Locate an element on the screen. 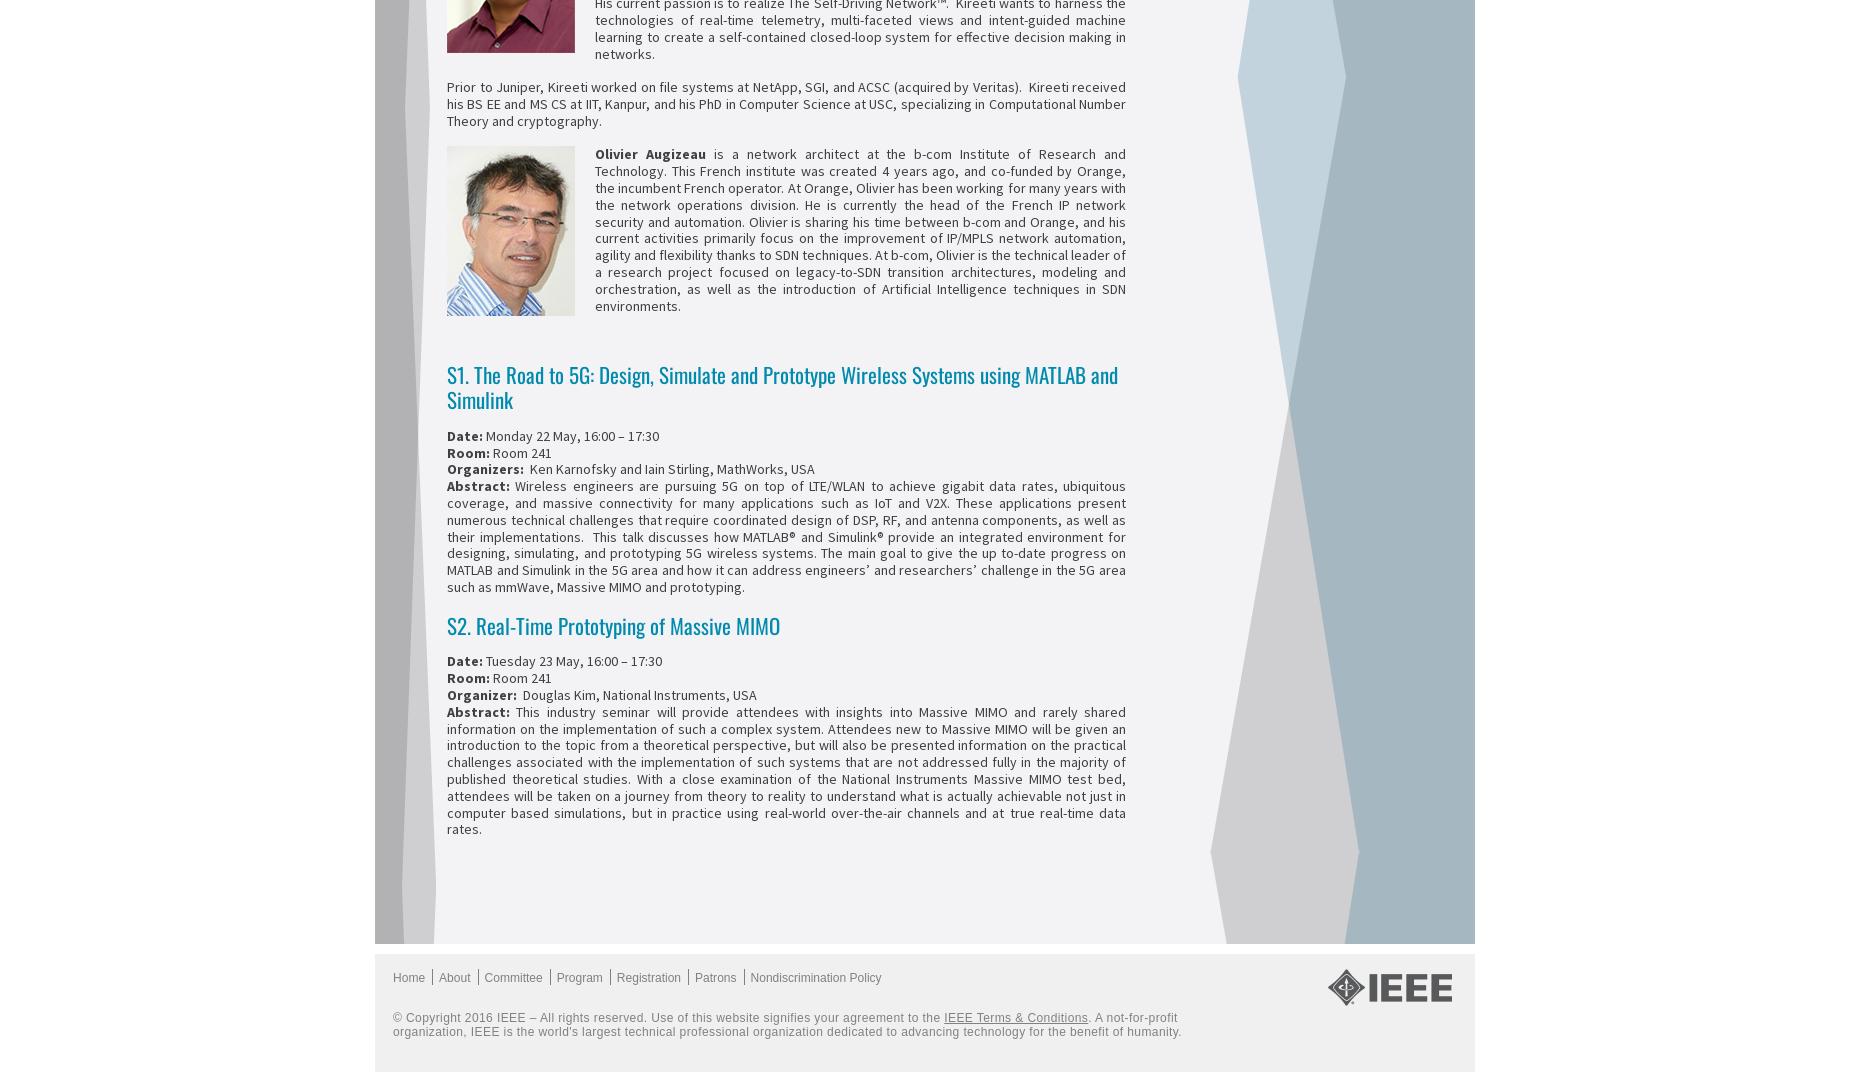 This screenshot has width=1850, height=1072. 'Prior to Juniper, Kireeti worked on file systems at NetApp, SGI, and ACSC (acquired by Veritas).  Kireeti received his BS EE and MS CS at IIT, Kanpur, and his PhD in Computer Science at USC, specializing in Computational Number Theory and cryptography.' is located at coordinates (445, 103).